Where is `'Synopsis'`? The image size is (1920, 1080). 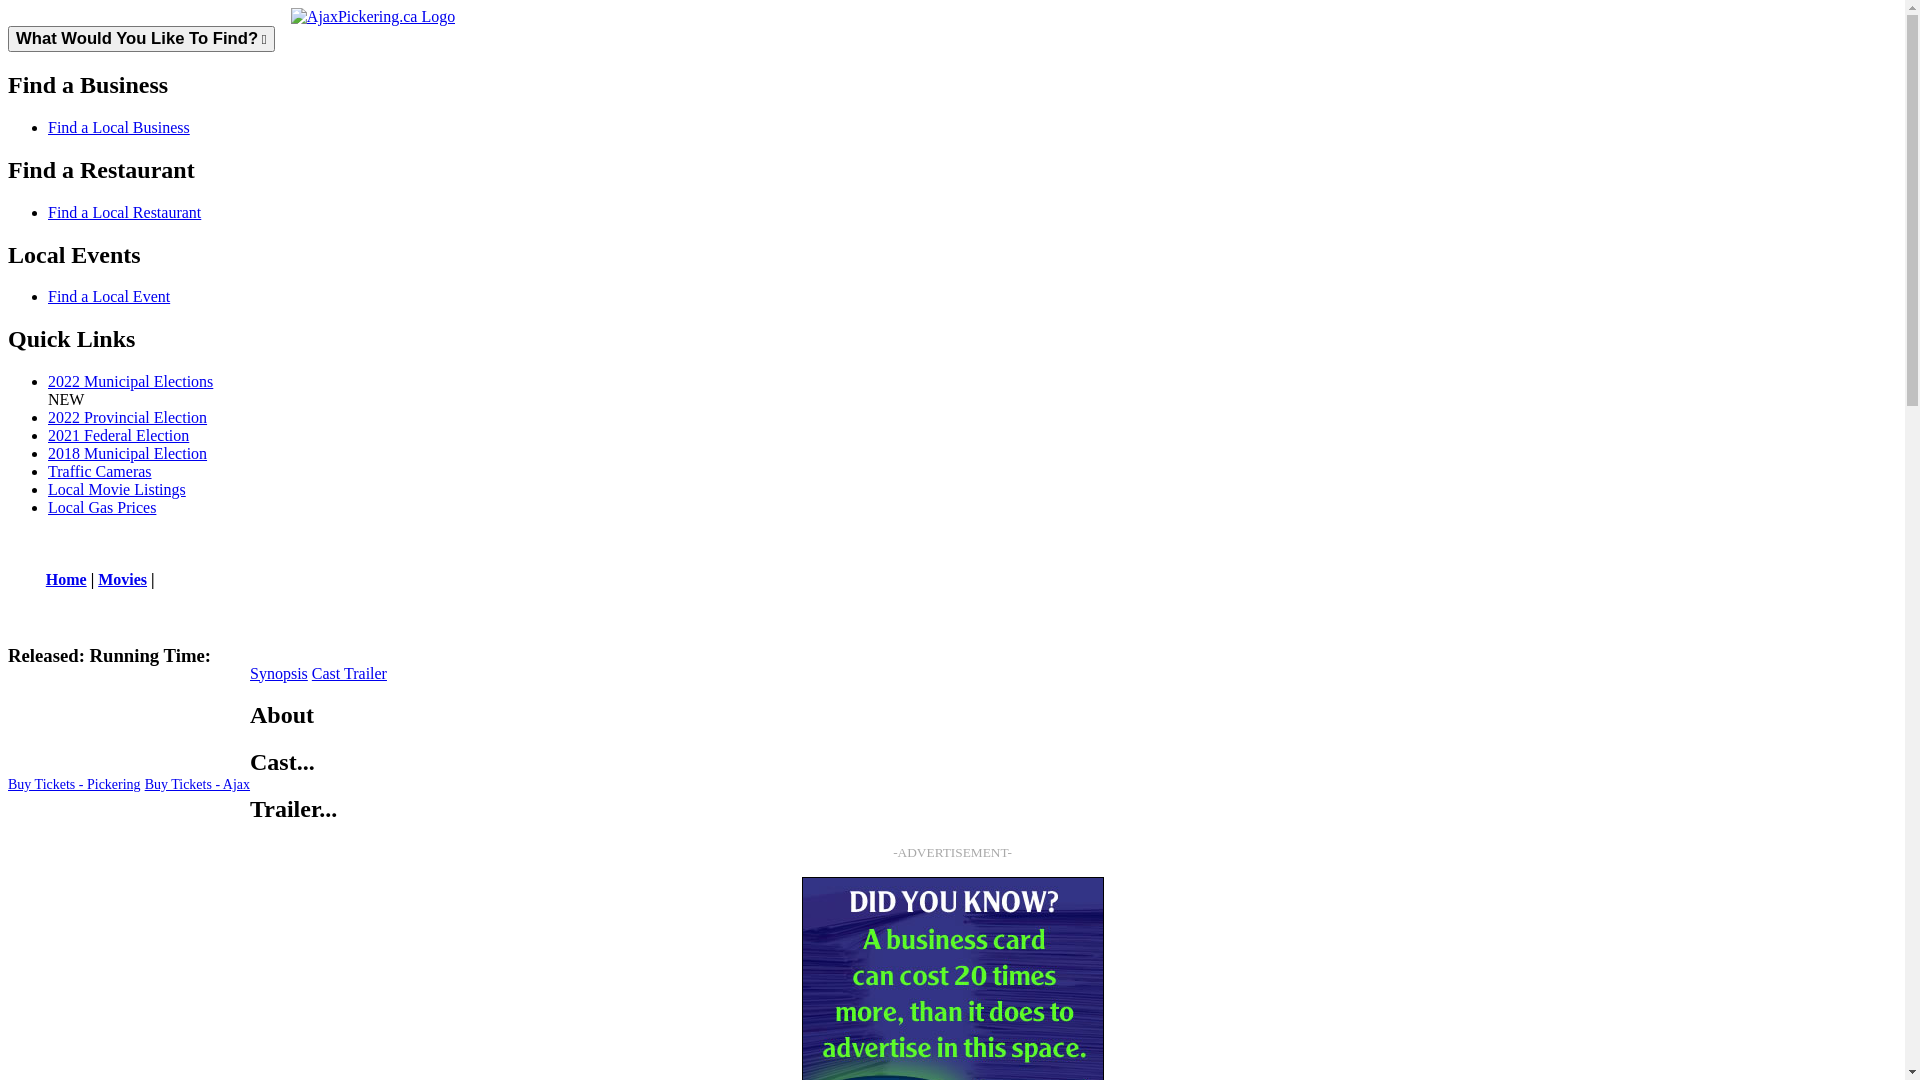 'Synopsis' is located at coordinates (277, 673).